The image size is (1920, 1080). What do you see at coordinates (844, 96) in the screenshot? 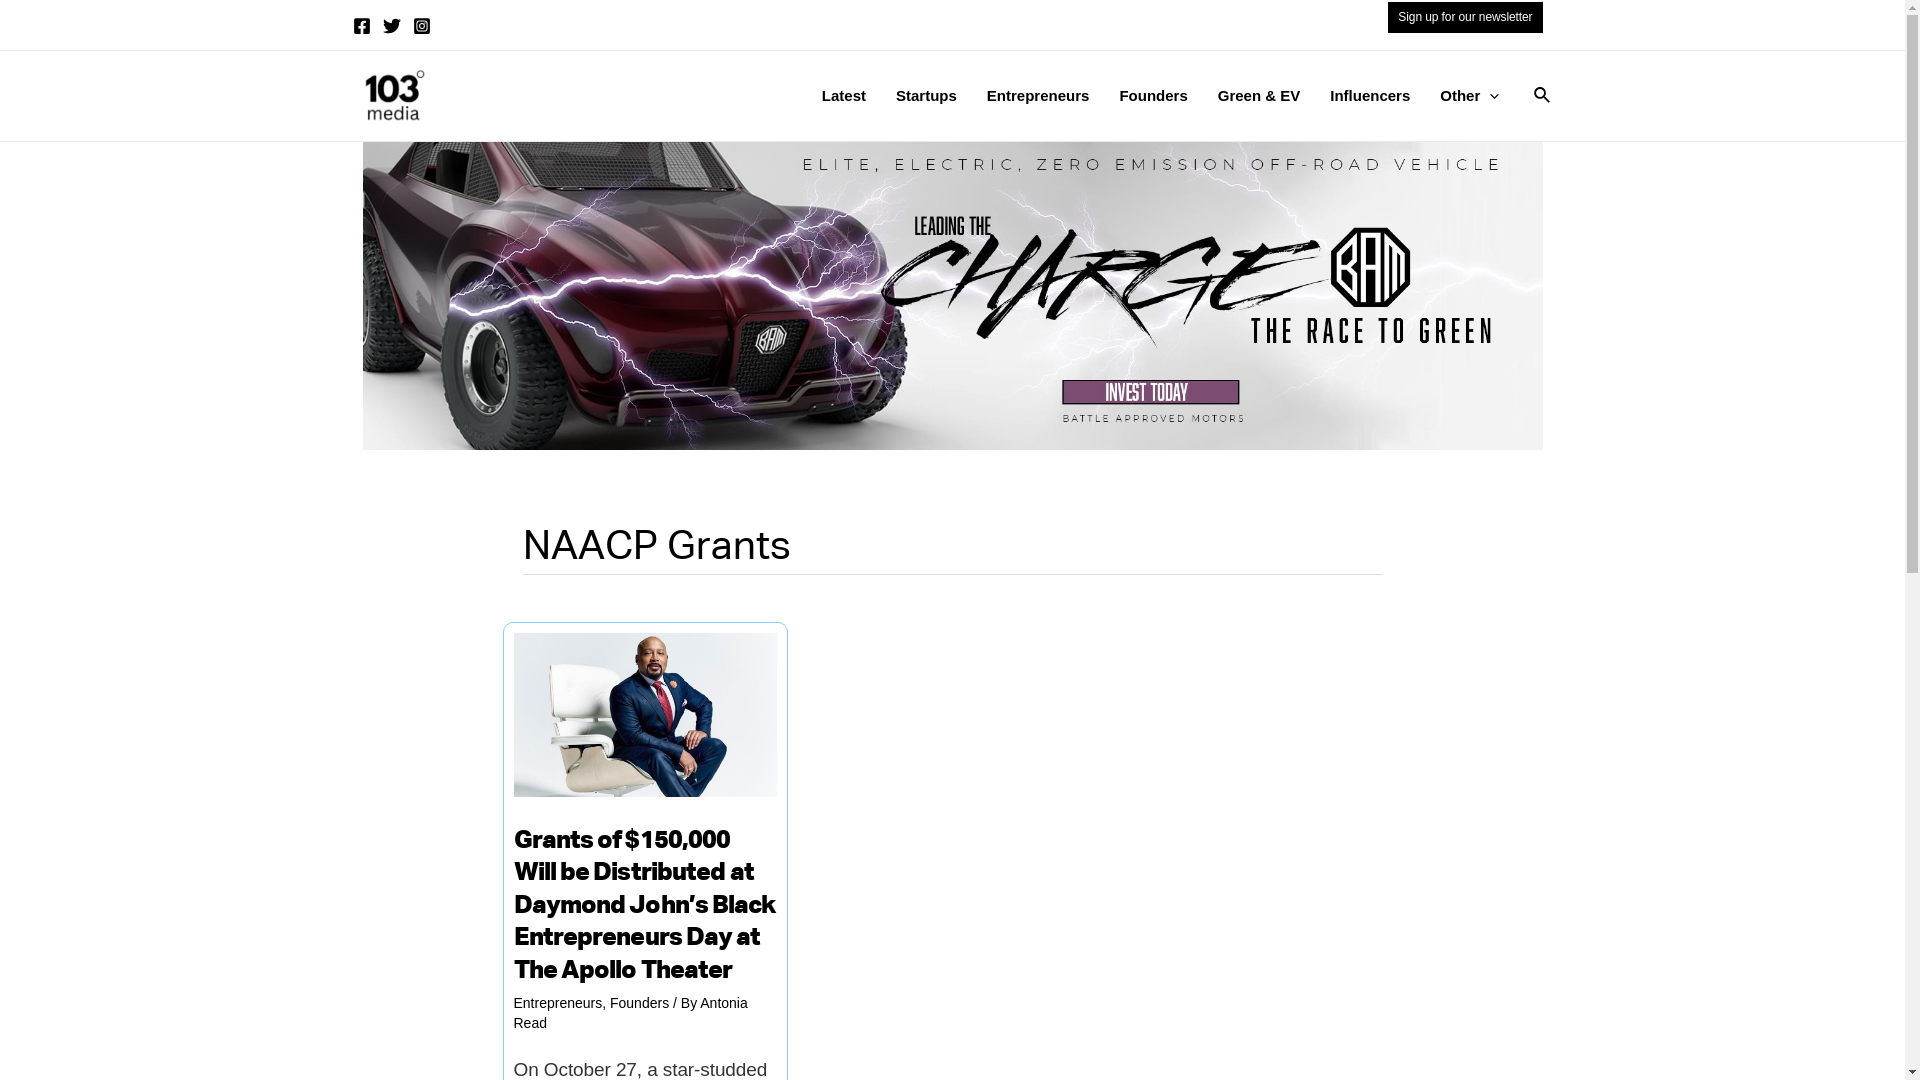
I see `'Latest'` at bounding box center [844, 96].